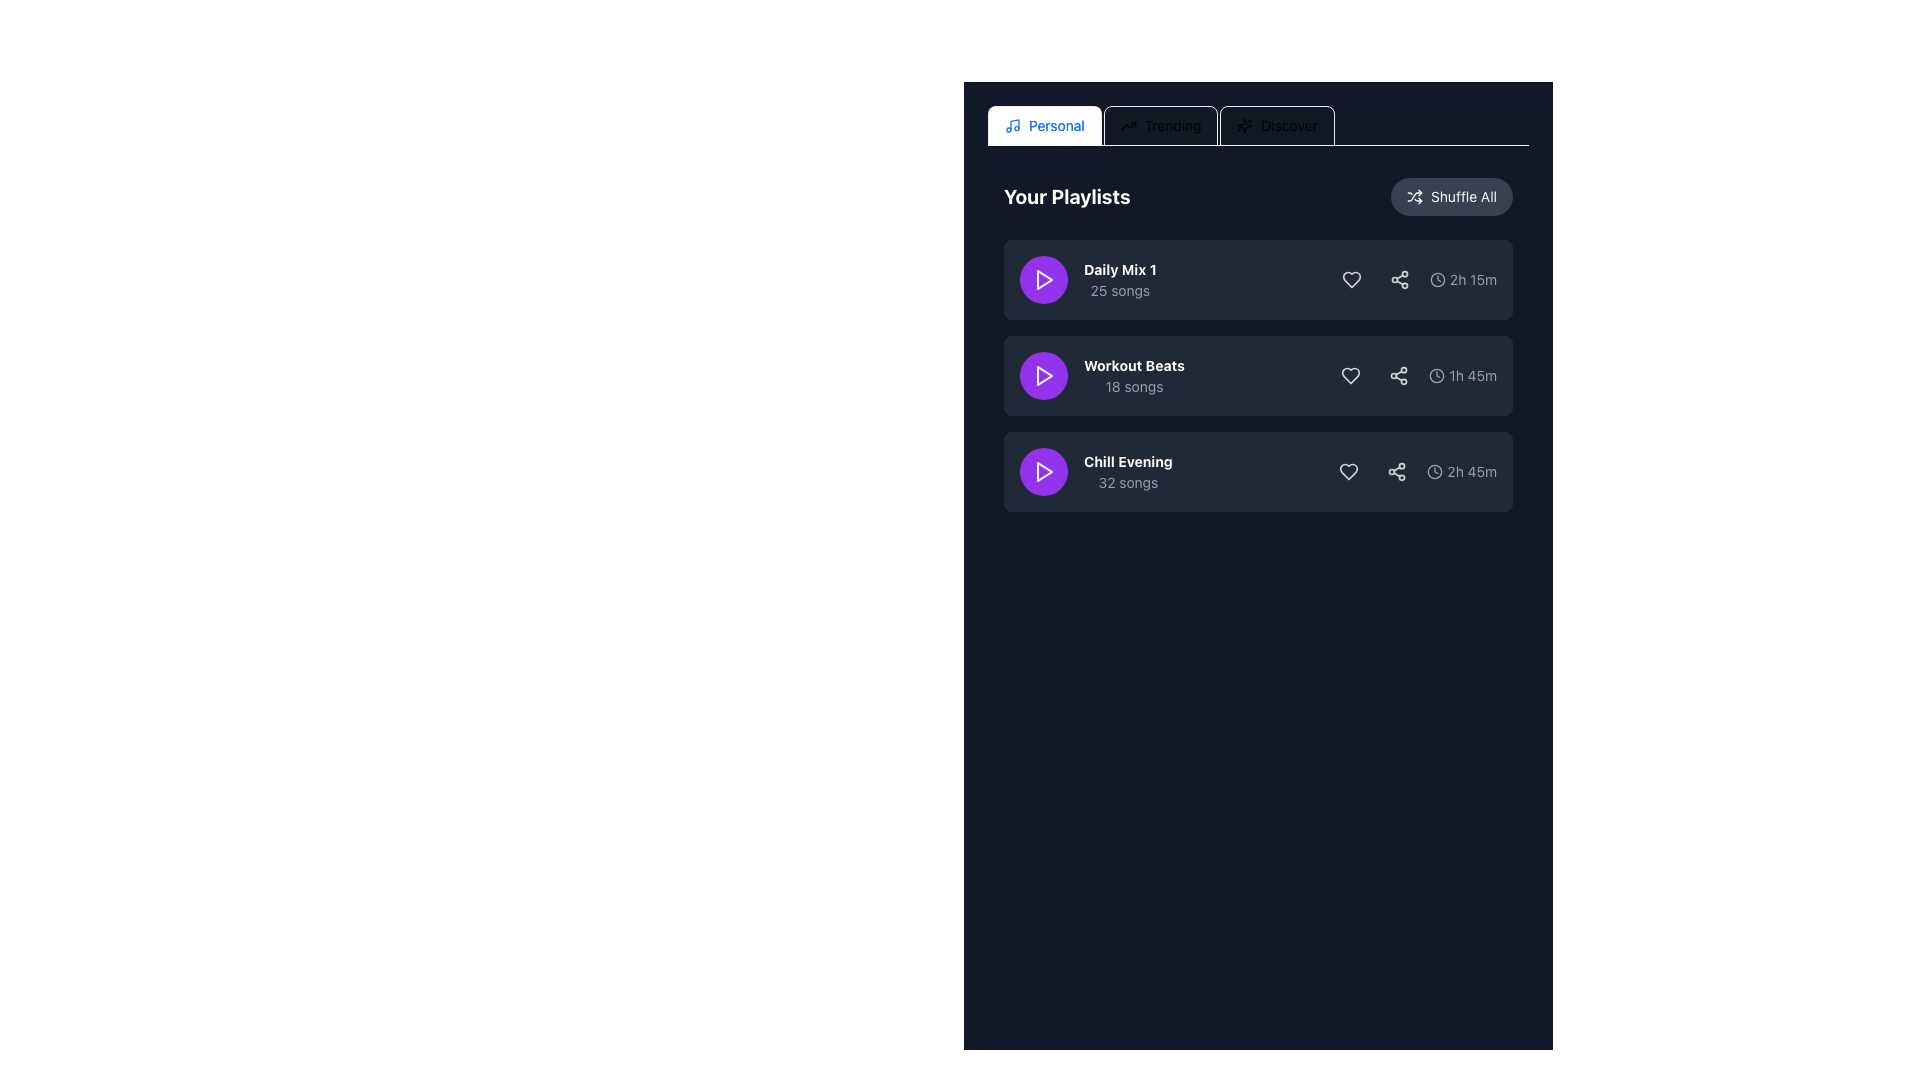 The image size is (1920, 1080). What do you see at coordinates (1398, 280) in the screenshot?
I see `the share icon button, which consists of three connected circles and two linking lines, located at the top-right corner of the 'Daily Mix 1' playlist entry` at bounding box center [1398, 280].